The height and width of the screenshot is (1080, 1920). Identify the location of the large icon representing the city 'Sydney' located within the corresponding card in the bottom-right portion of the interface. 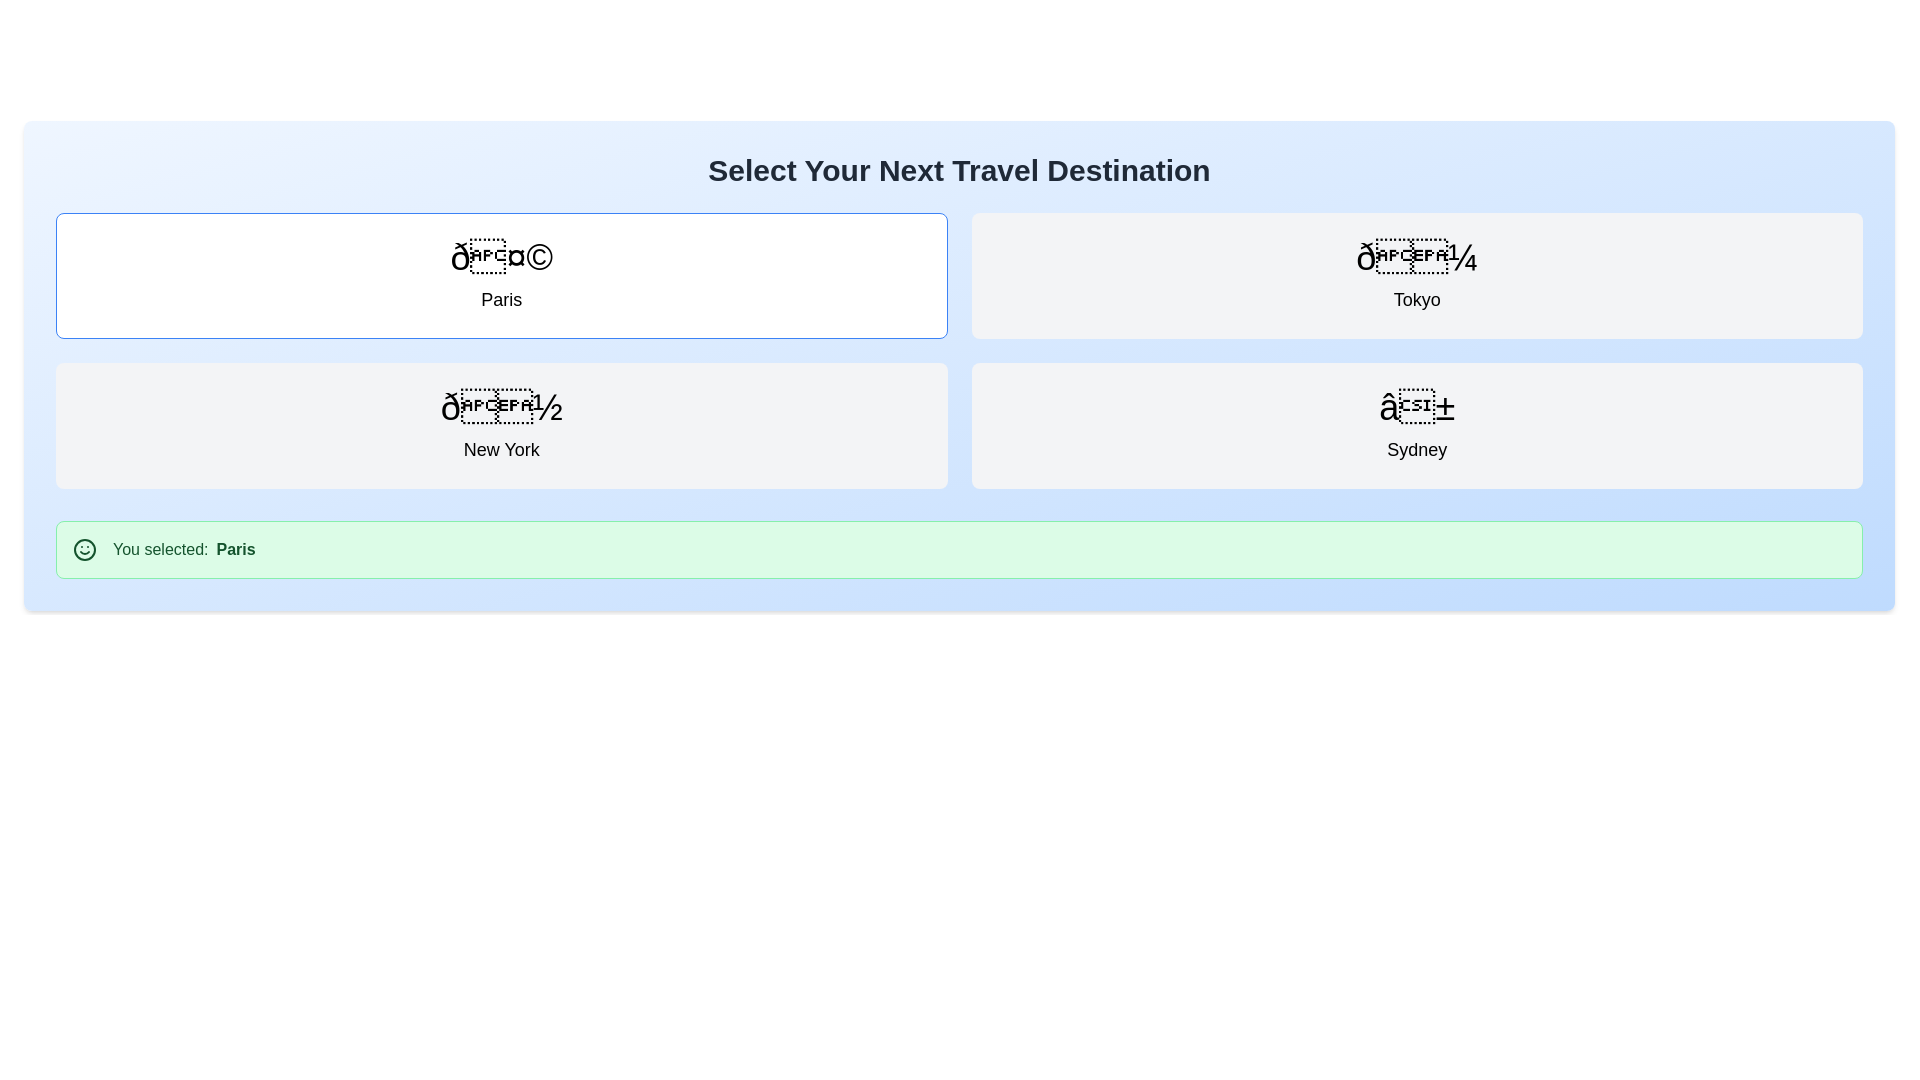
(1416, 407).